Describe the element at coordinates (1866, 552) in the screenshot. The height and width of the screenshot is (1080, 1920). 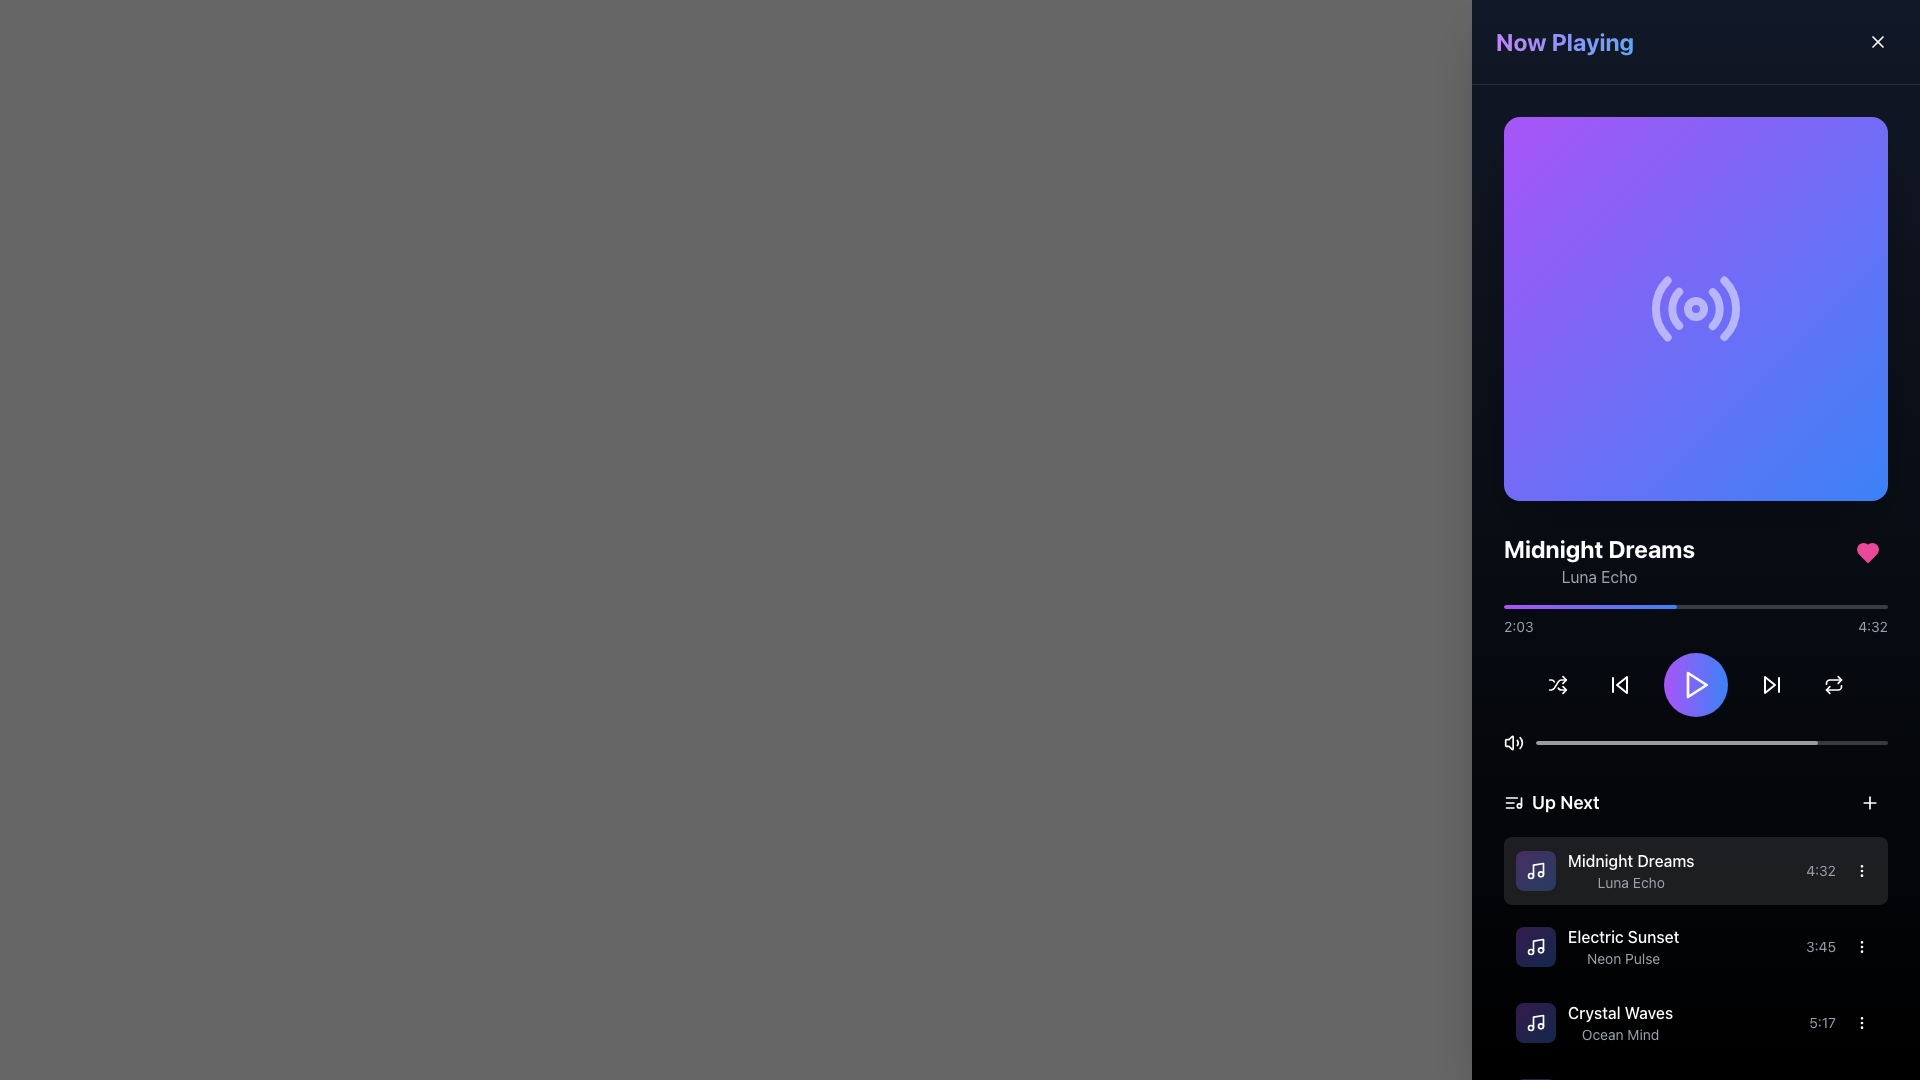
I see `the heart-shaped icon button filled with vibrant pink color located at the top-right corner of the song details section to favorite or unfavorite the song 'Midnight Dreams'` at that location.